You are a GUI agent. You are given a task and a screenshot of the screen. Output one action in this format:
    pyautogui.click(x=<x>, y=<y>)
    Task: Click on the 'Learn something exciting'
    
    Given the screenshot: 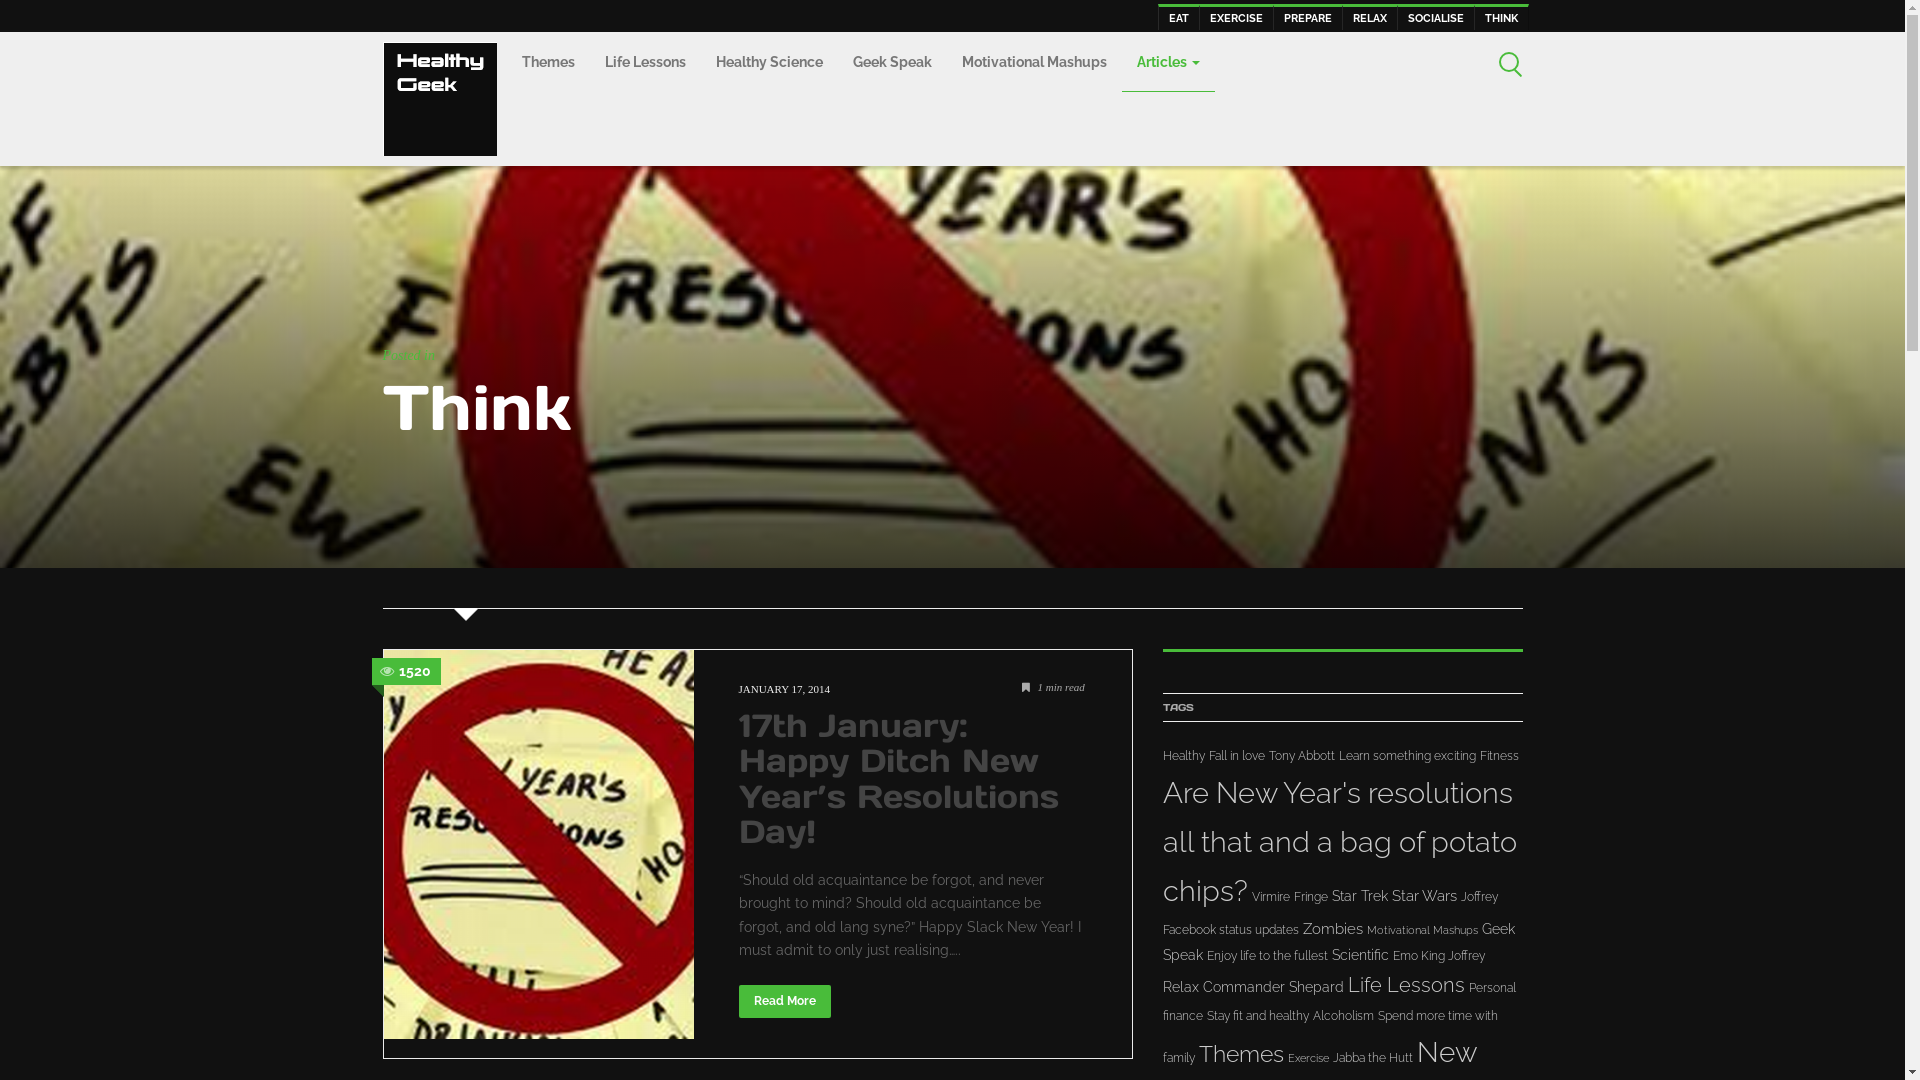 What is the action you would take?
    pyautogui.click(x=1405, y=756)
    